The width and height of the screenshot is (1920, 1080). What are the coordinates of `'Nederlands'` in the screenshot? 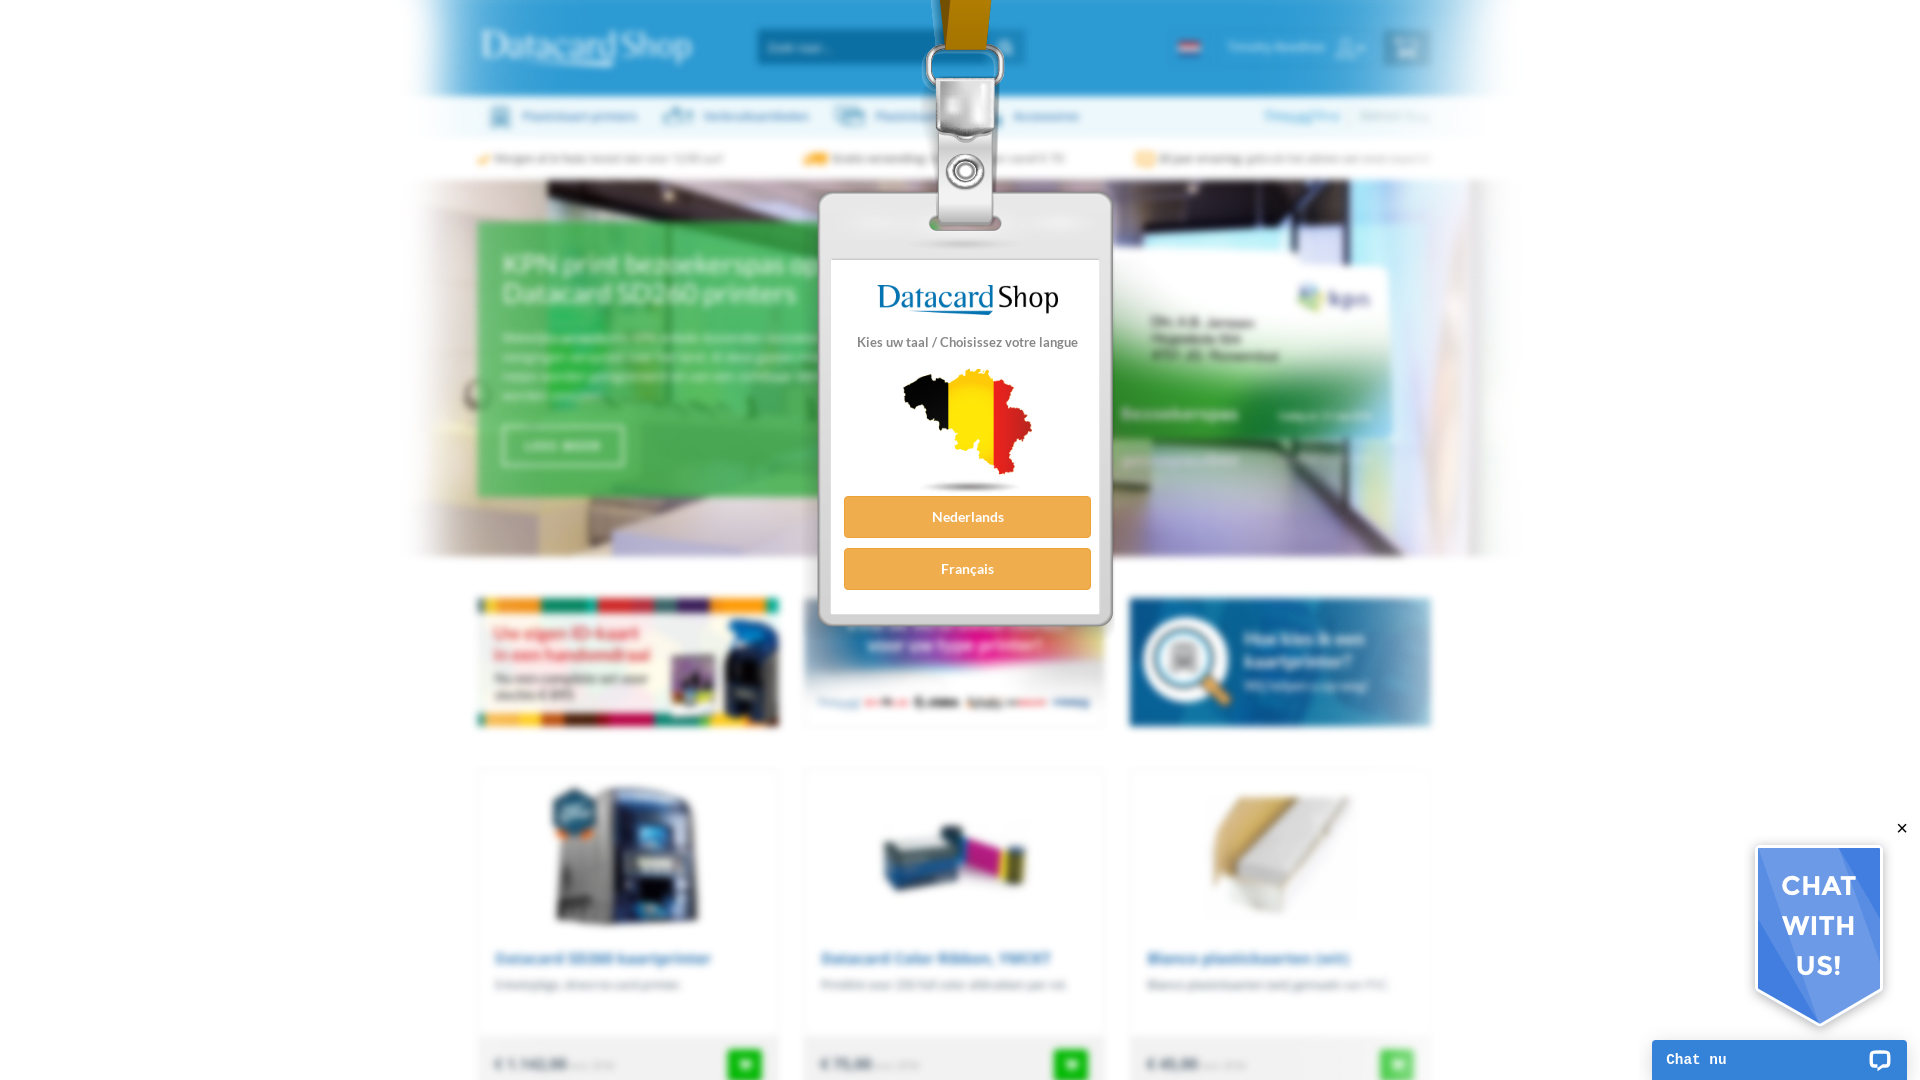 It's located at (844, 515).